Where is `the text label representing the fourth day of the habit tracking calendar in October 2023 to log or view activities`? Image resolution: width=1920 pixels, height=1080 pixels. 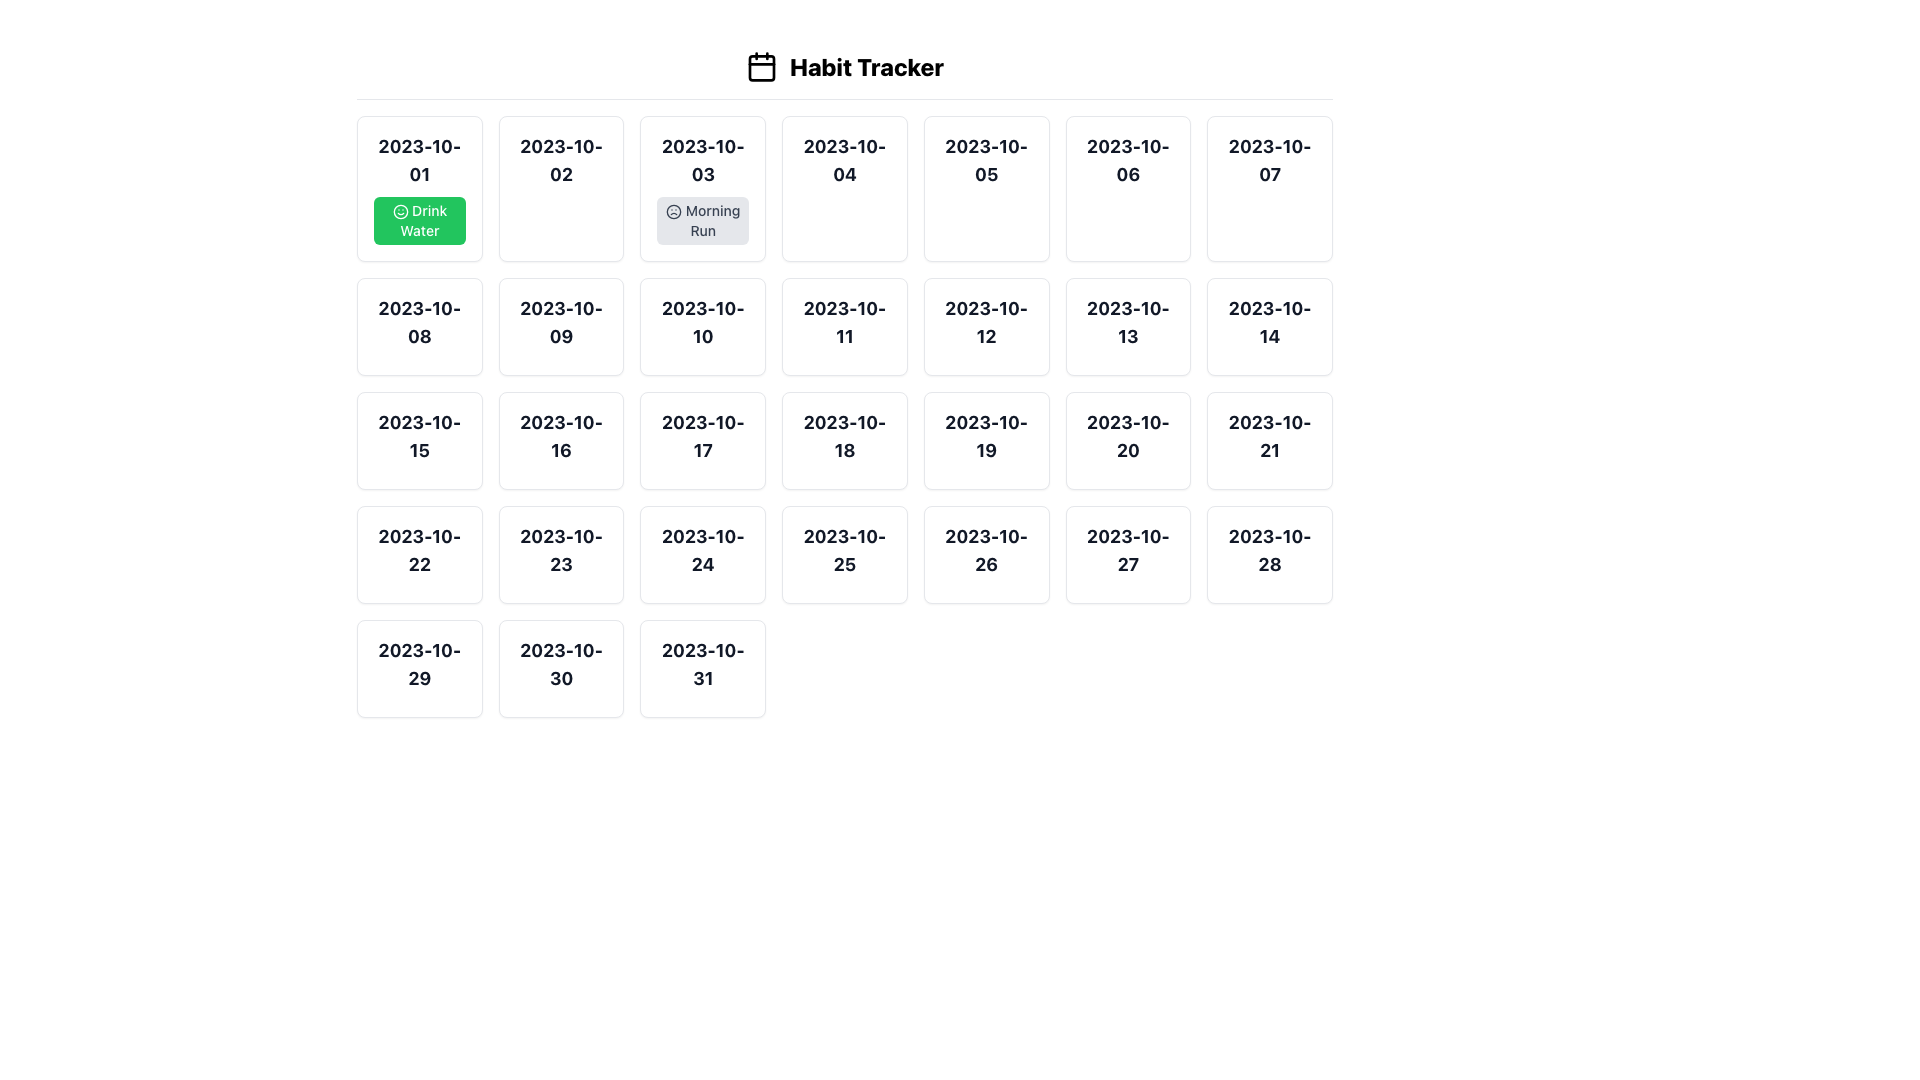 the text label representing the fourth day of the habit tracking calendar in October 2023 to log or view activities is located at coordinates (844, 160).